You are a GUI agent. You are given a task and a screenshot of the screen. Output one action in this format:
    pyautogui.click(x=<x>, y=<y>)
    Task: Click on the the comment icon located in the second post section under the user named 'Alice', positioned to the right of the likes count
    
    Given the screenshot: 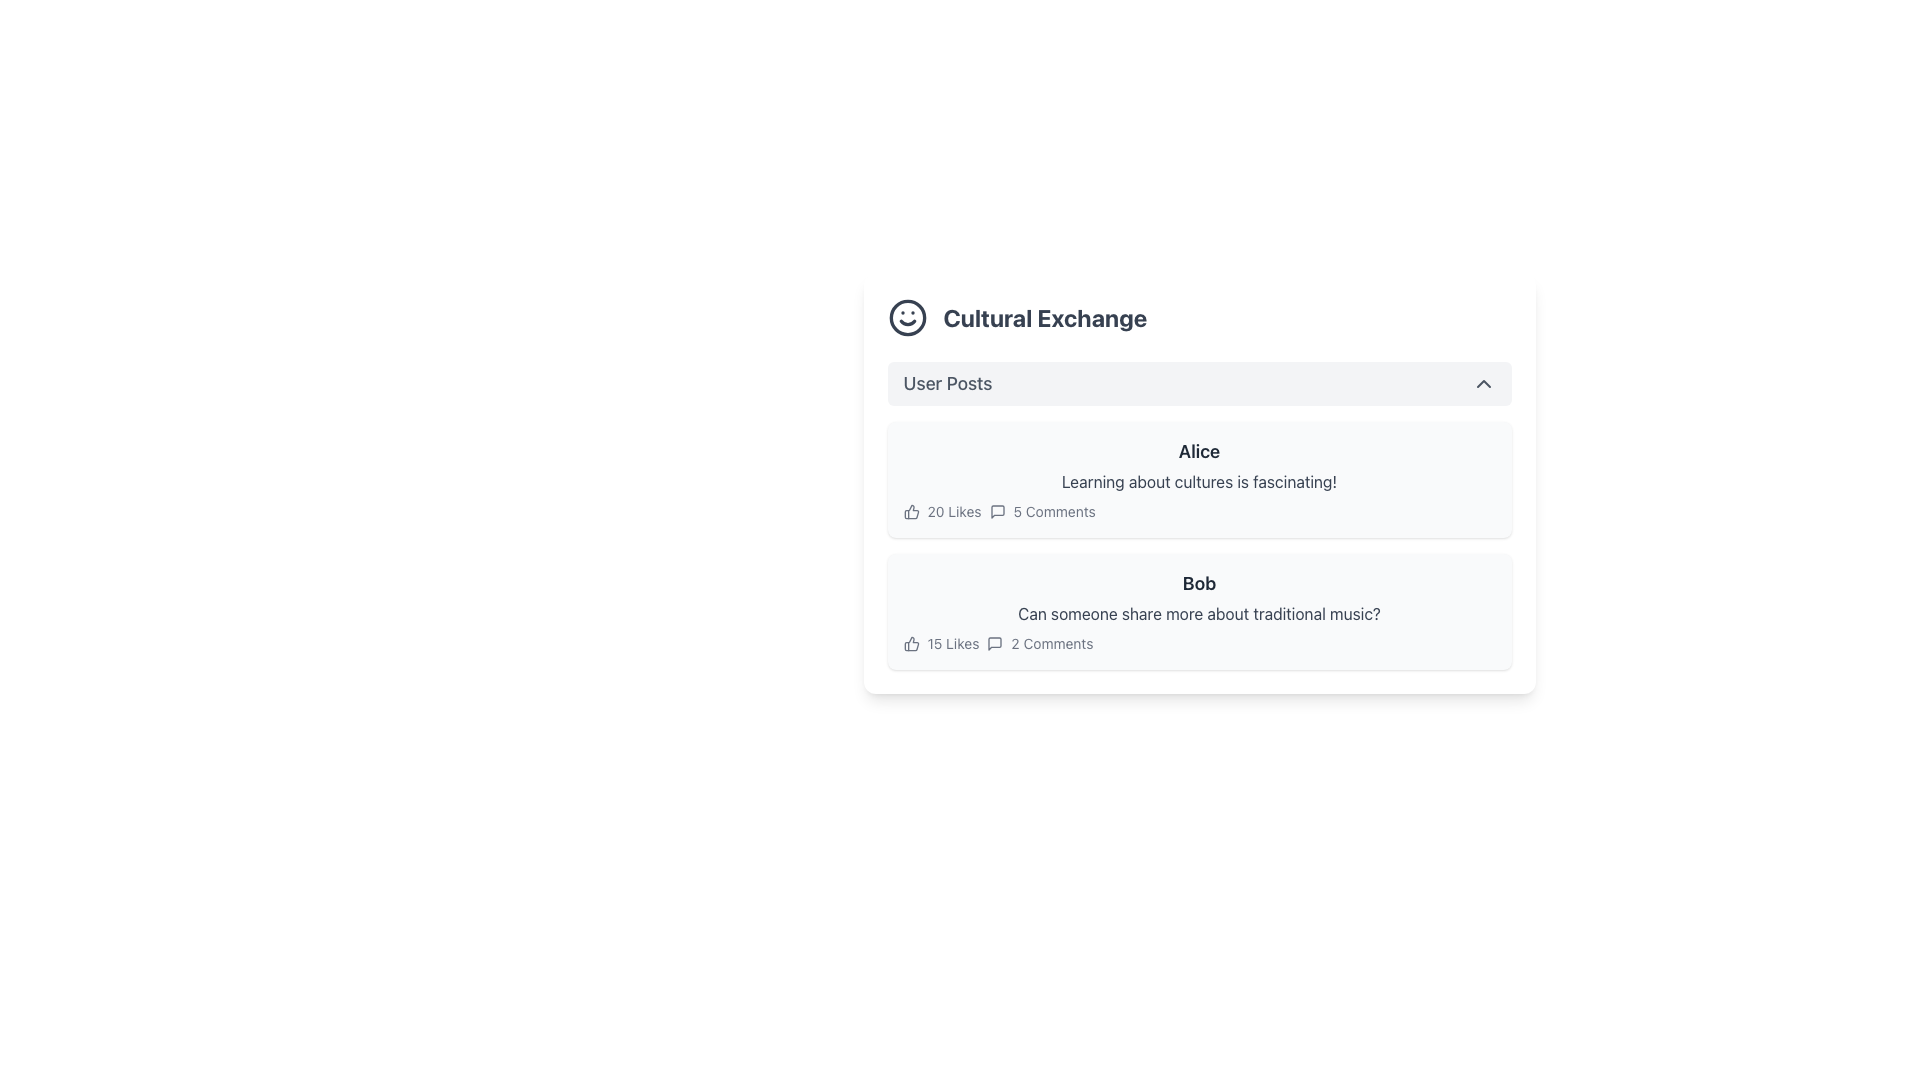 What is the action you would take?
    pyautogui.click(x=997, y=511)
    